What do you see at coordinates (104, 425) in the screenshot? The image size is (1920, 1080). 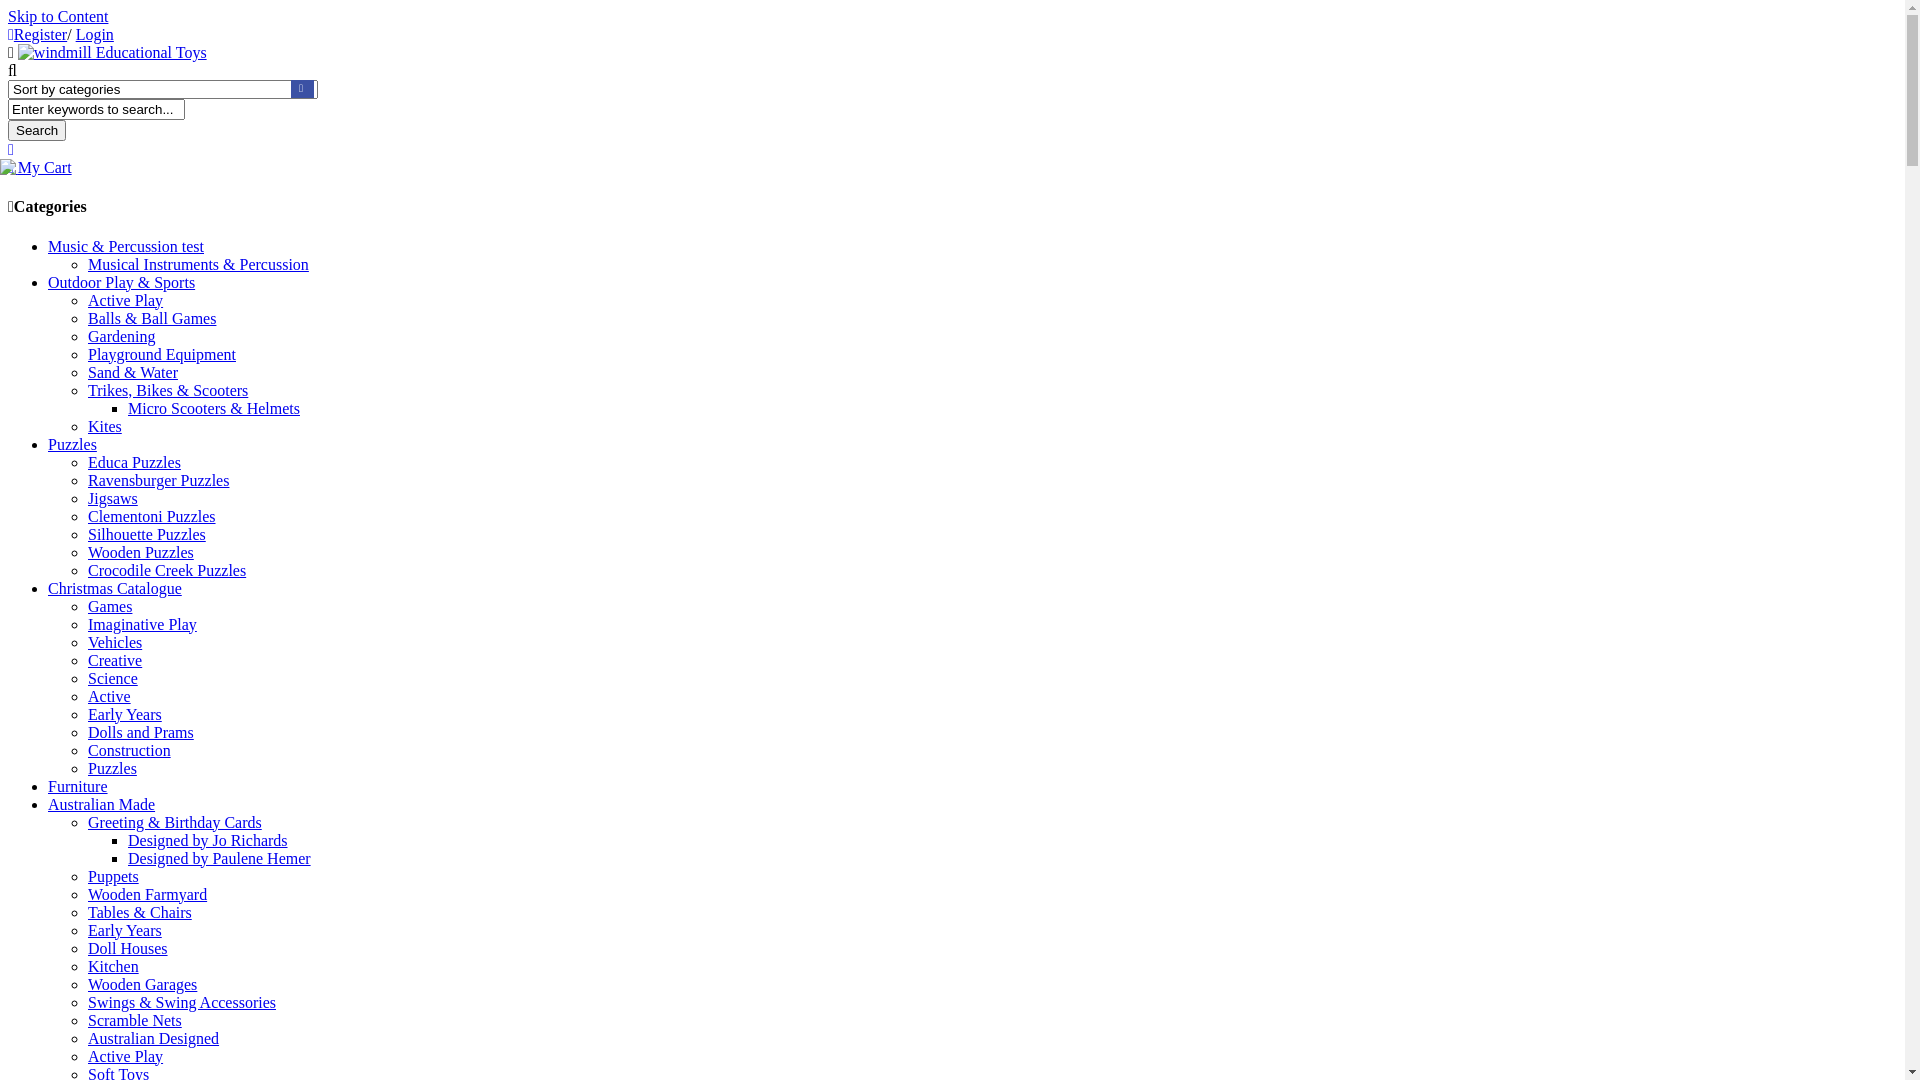 I see `'Kites'` at bounding box center [104, 425].